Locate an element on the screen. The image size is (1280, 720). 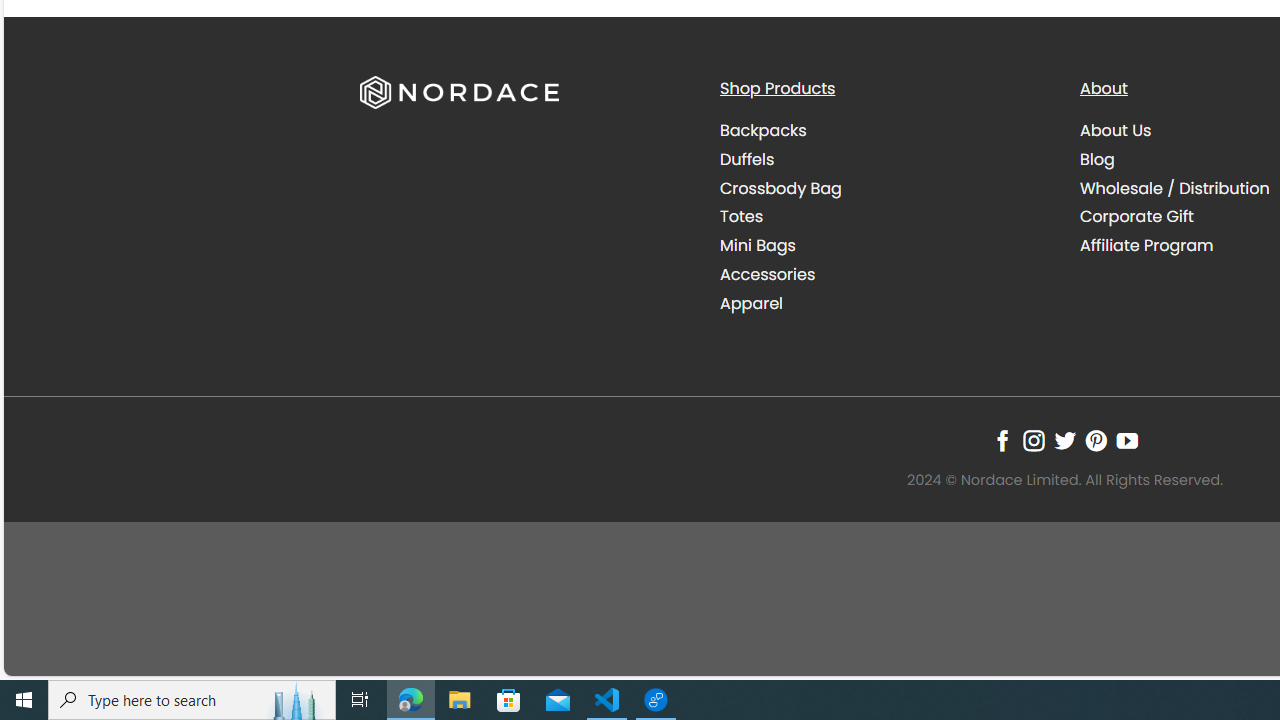
'Follow on Pinterest' is located at coordinates (1095, 440).